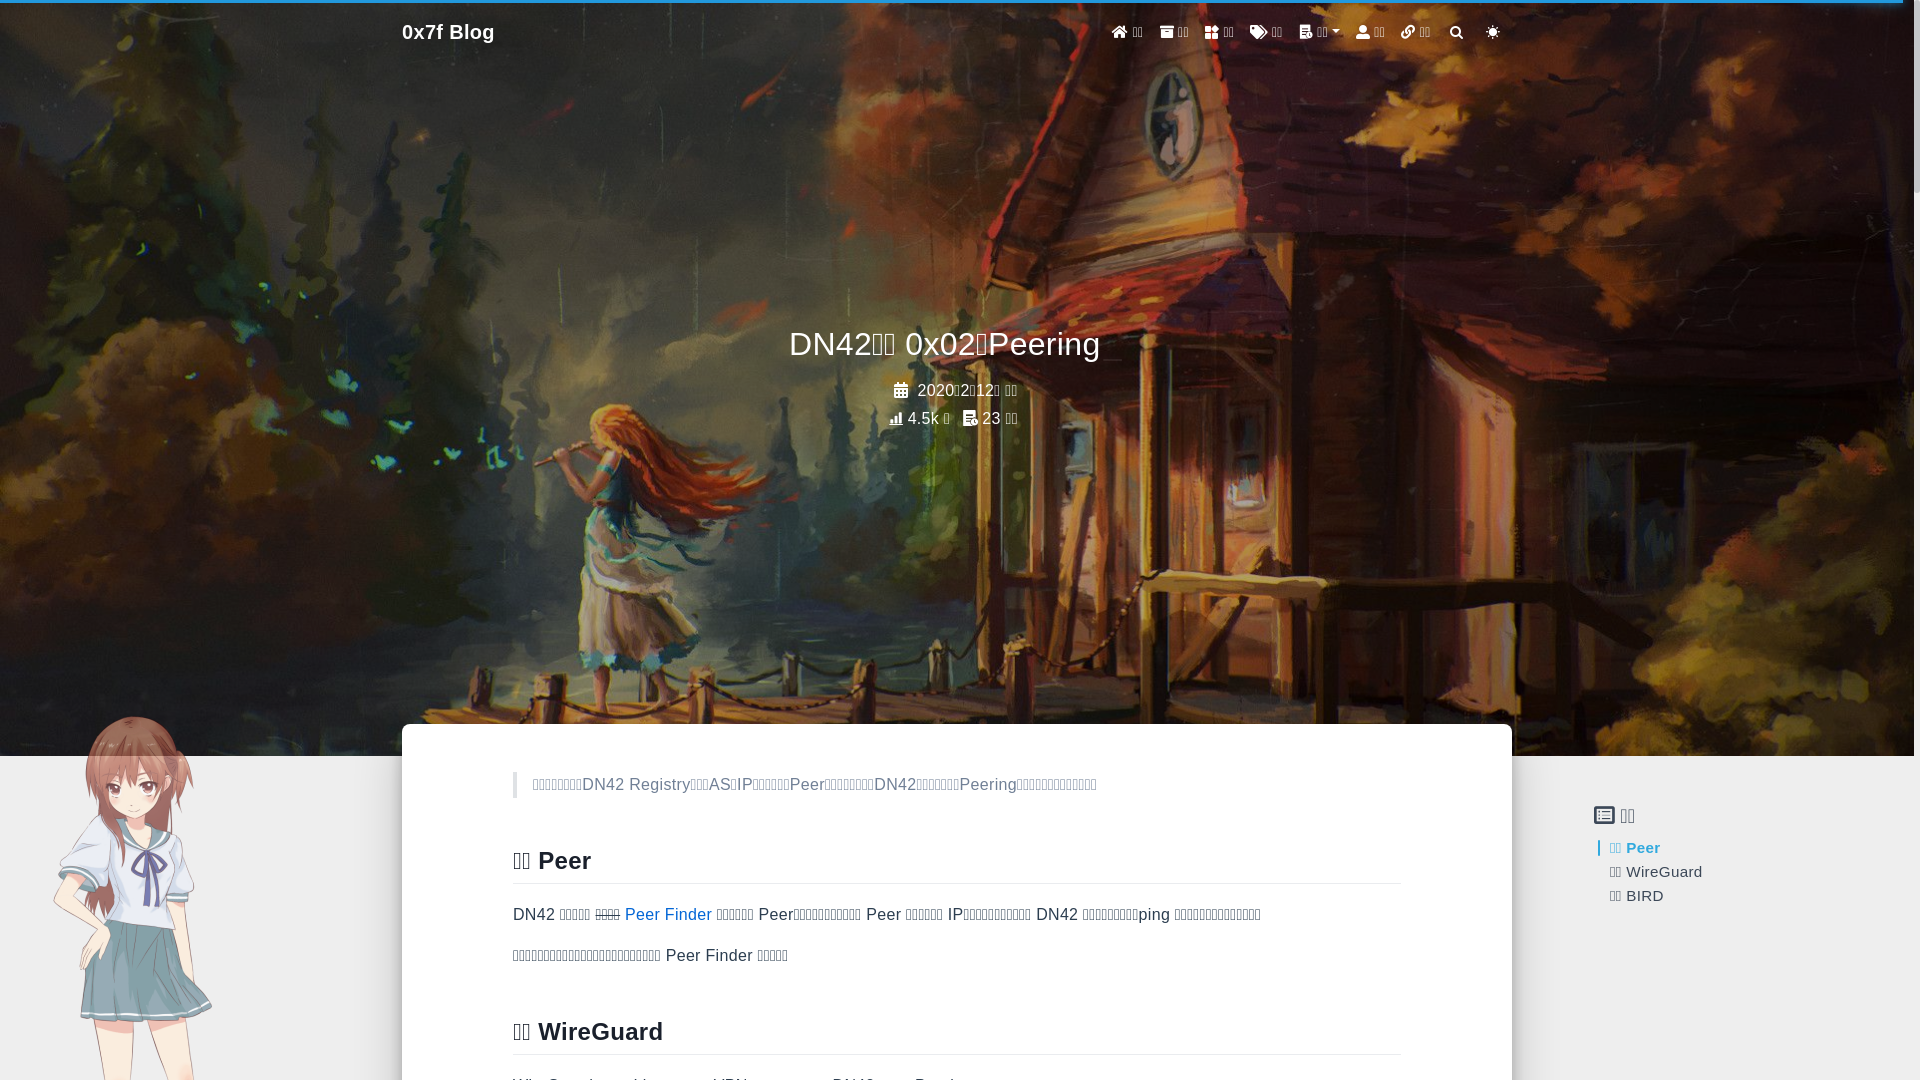 This screenshot has height=1080, width=1920. I want to click on '0x7f Blog', so click(447, 31).